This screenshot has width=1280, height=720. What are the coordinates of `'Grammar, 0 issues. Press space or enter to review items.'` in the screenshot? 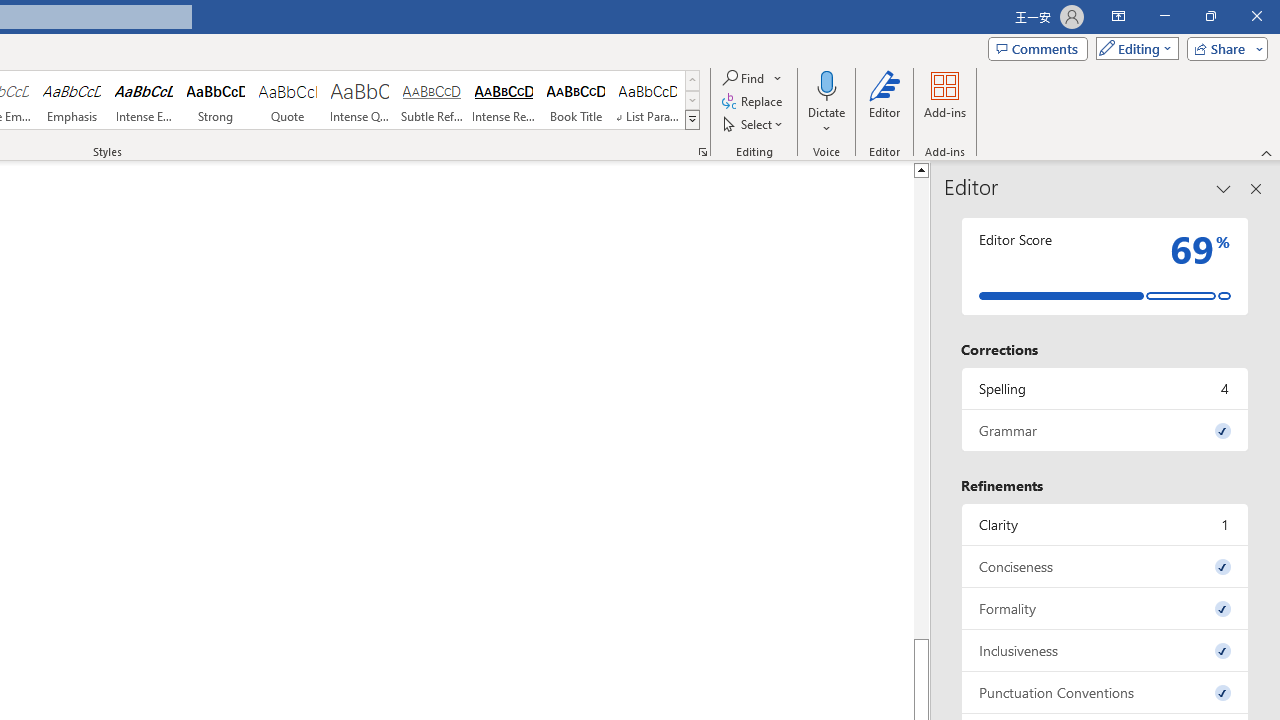 It's located at (1104, 429).